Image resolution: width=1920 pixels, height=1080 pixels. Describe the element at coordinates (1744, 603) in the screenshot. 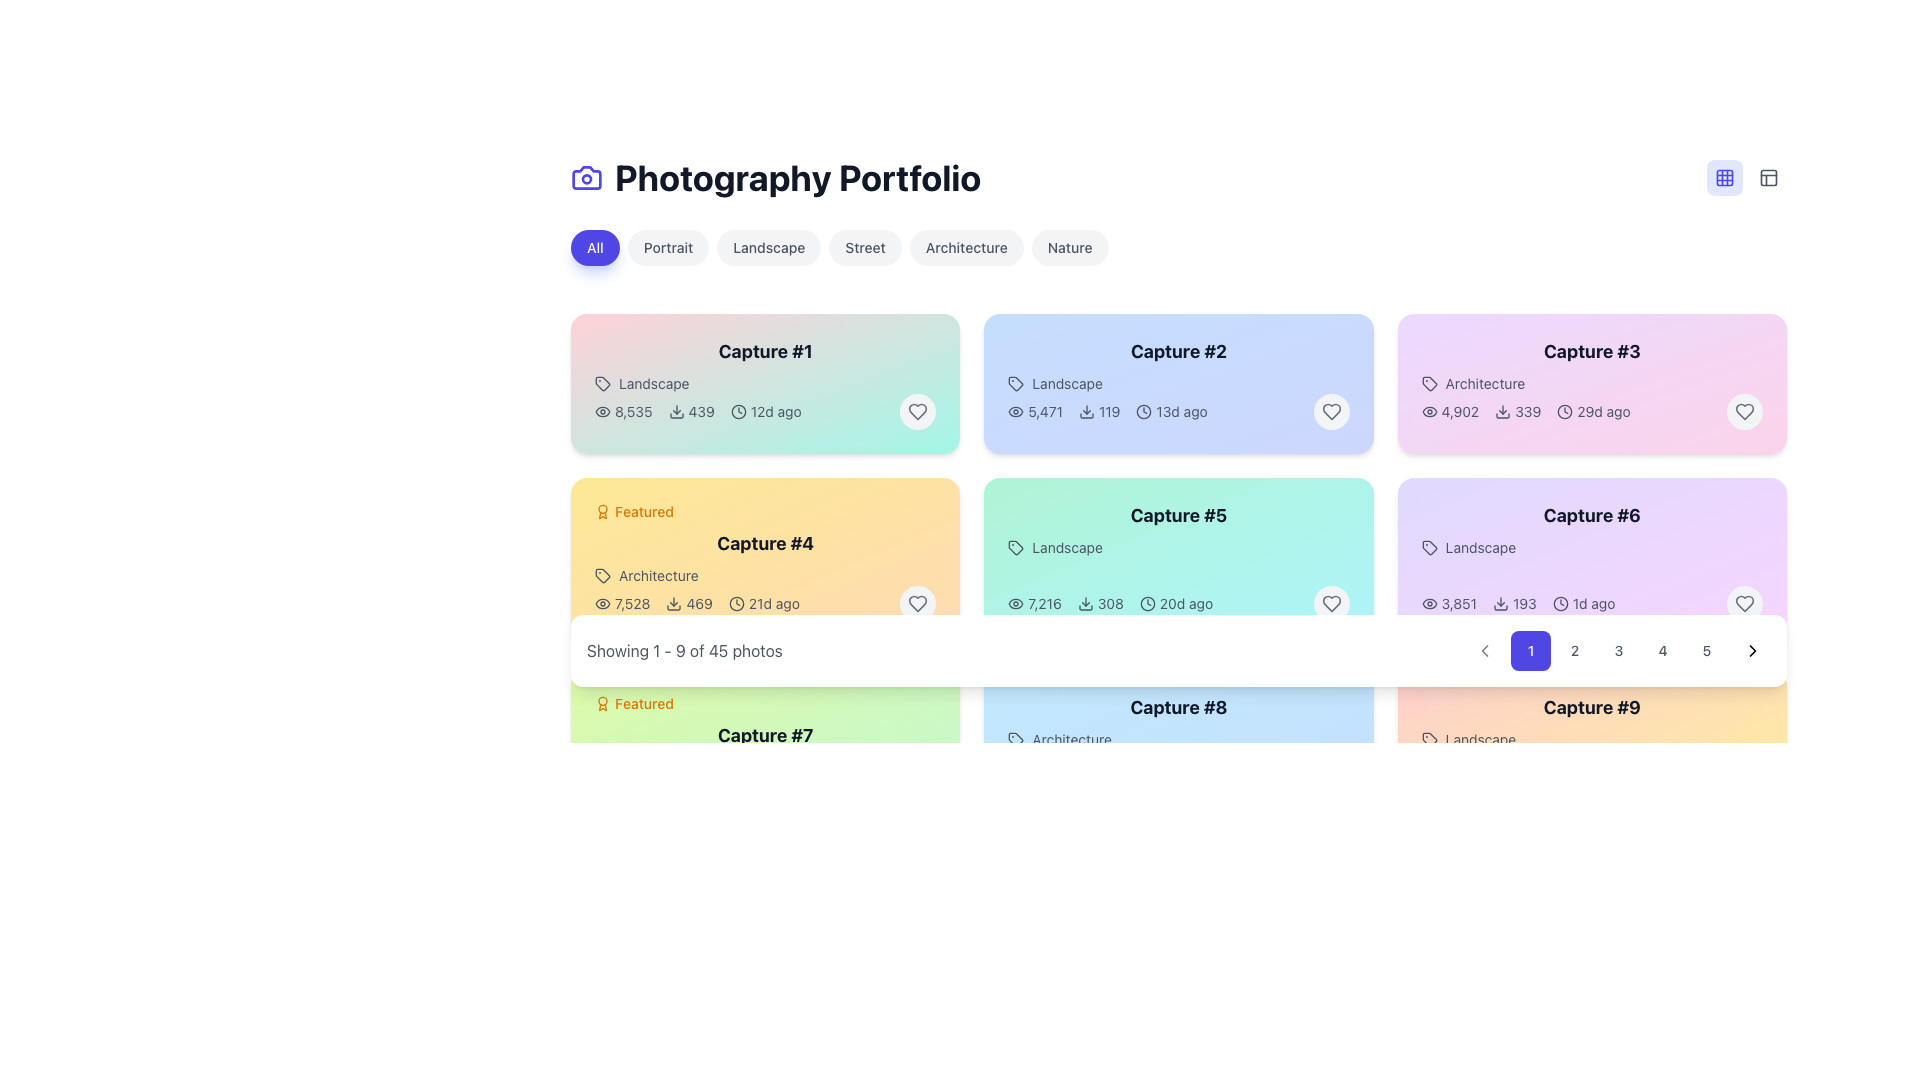

I see `the small circular button with a heart icon located` at that location.